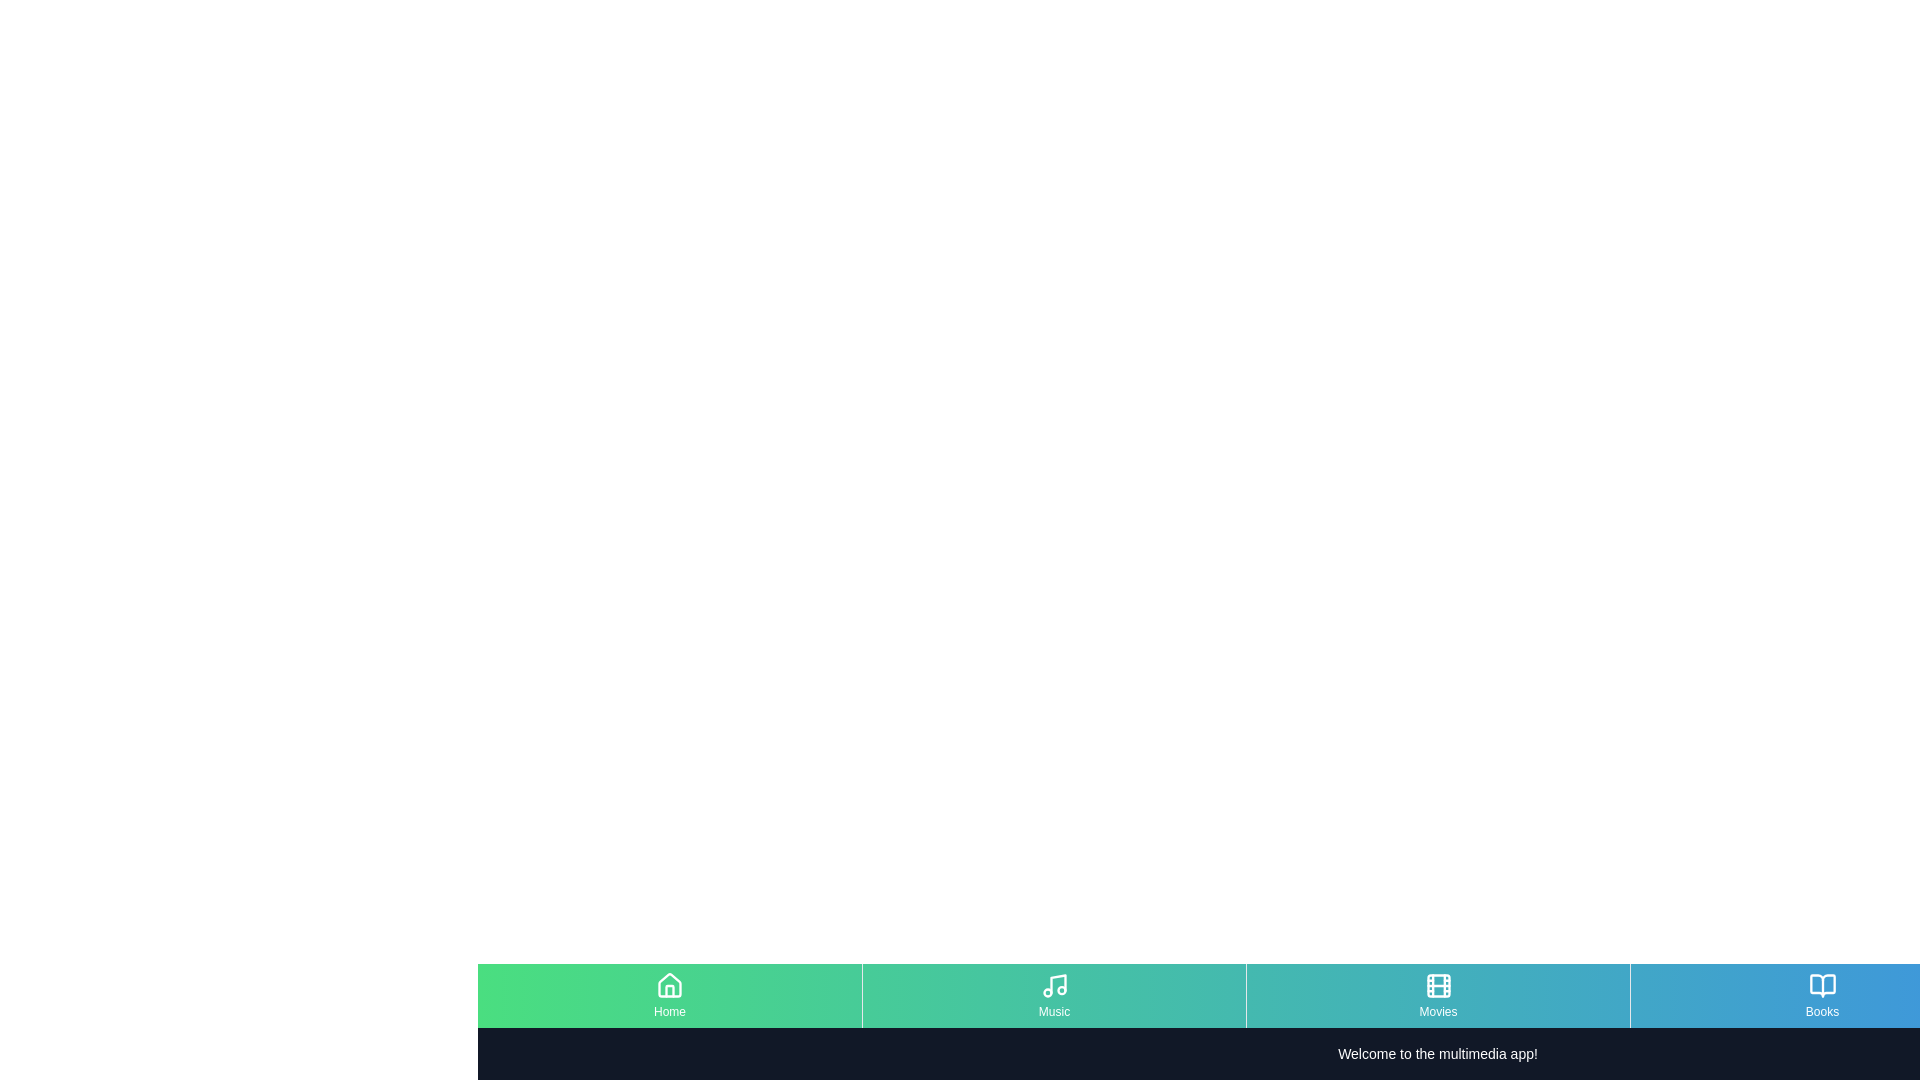 The image size is (1920, 1080). Describe the element at coordinates (1822, 995) in the screenshot. I see `the menu item Books to navigate to its content` at that location.